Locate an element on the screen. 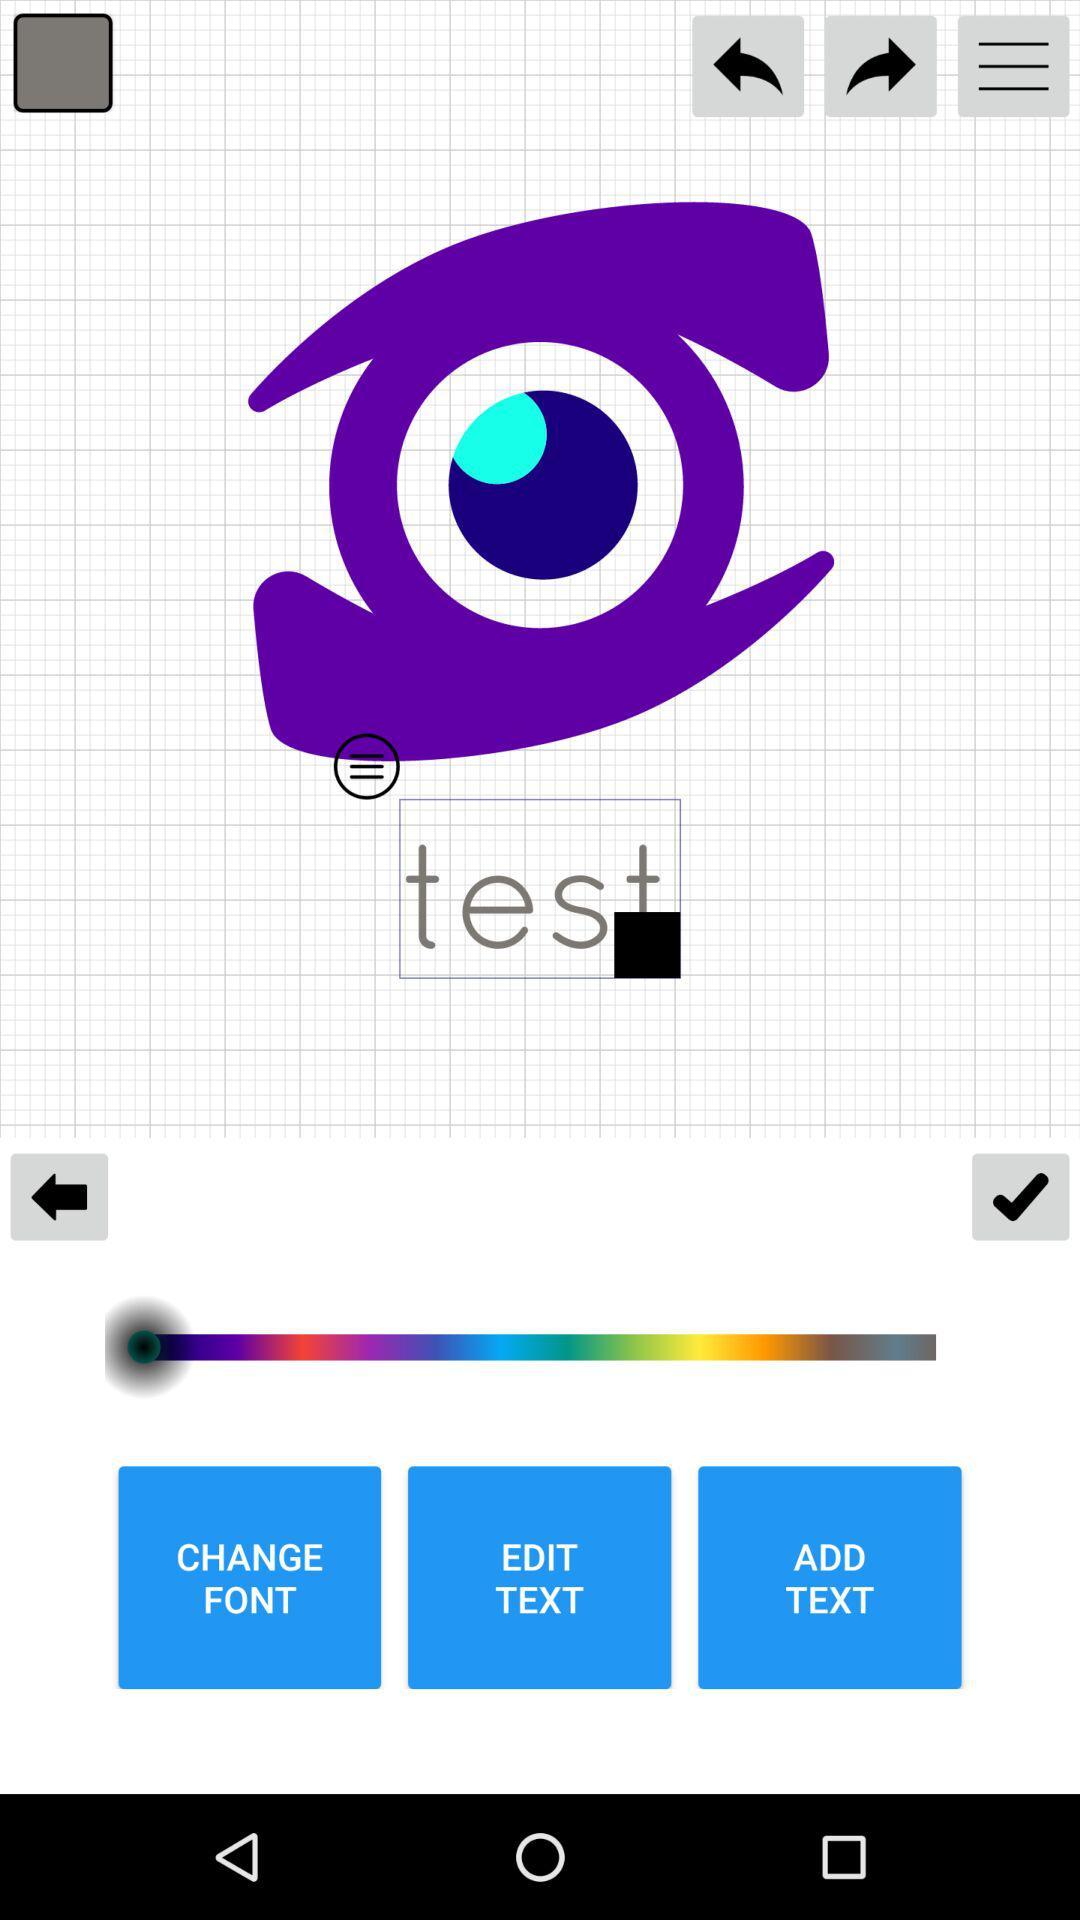  the undo icon is located at coordinates (748, 66).